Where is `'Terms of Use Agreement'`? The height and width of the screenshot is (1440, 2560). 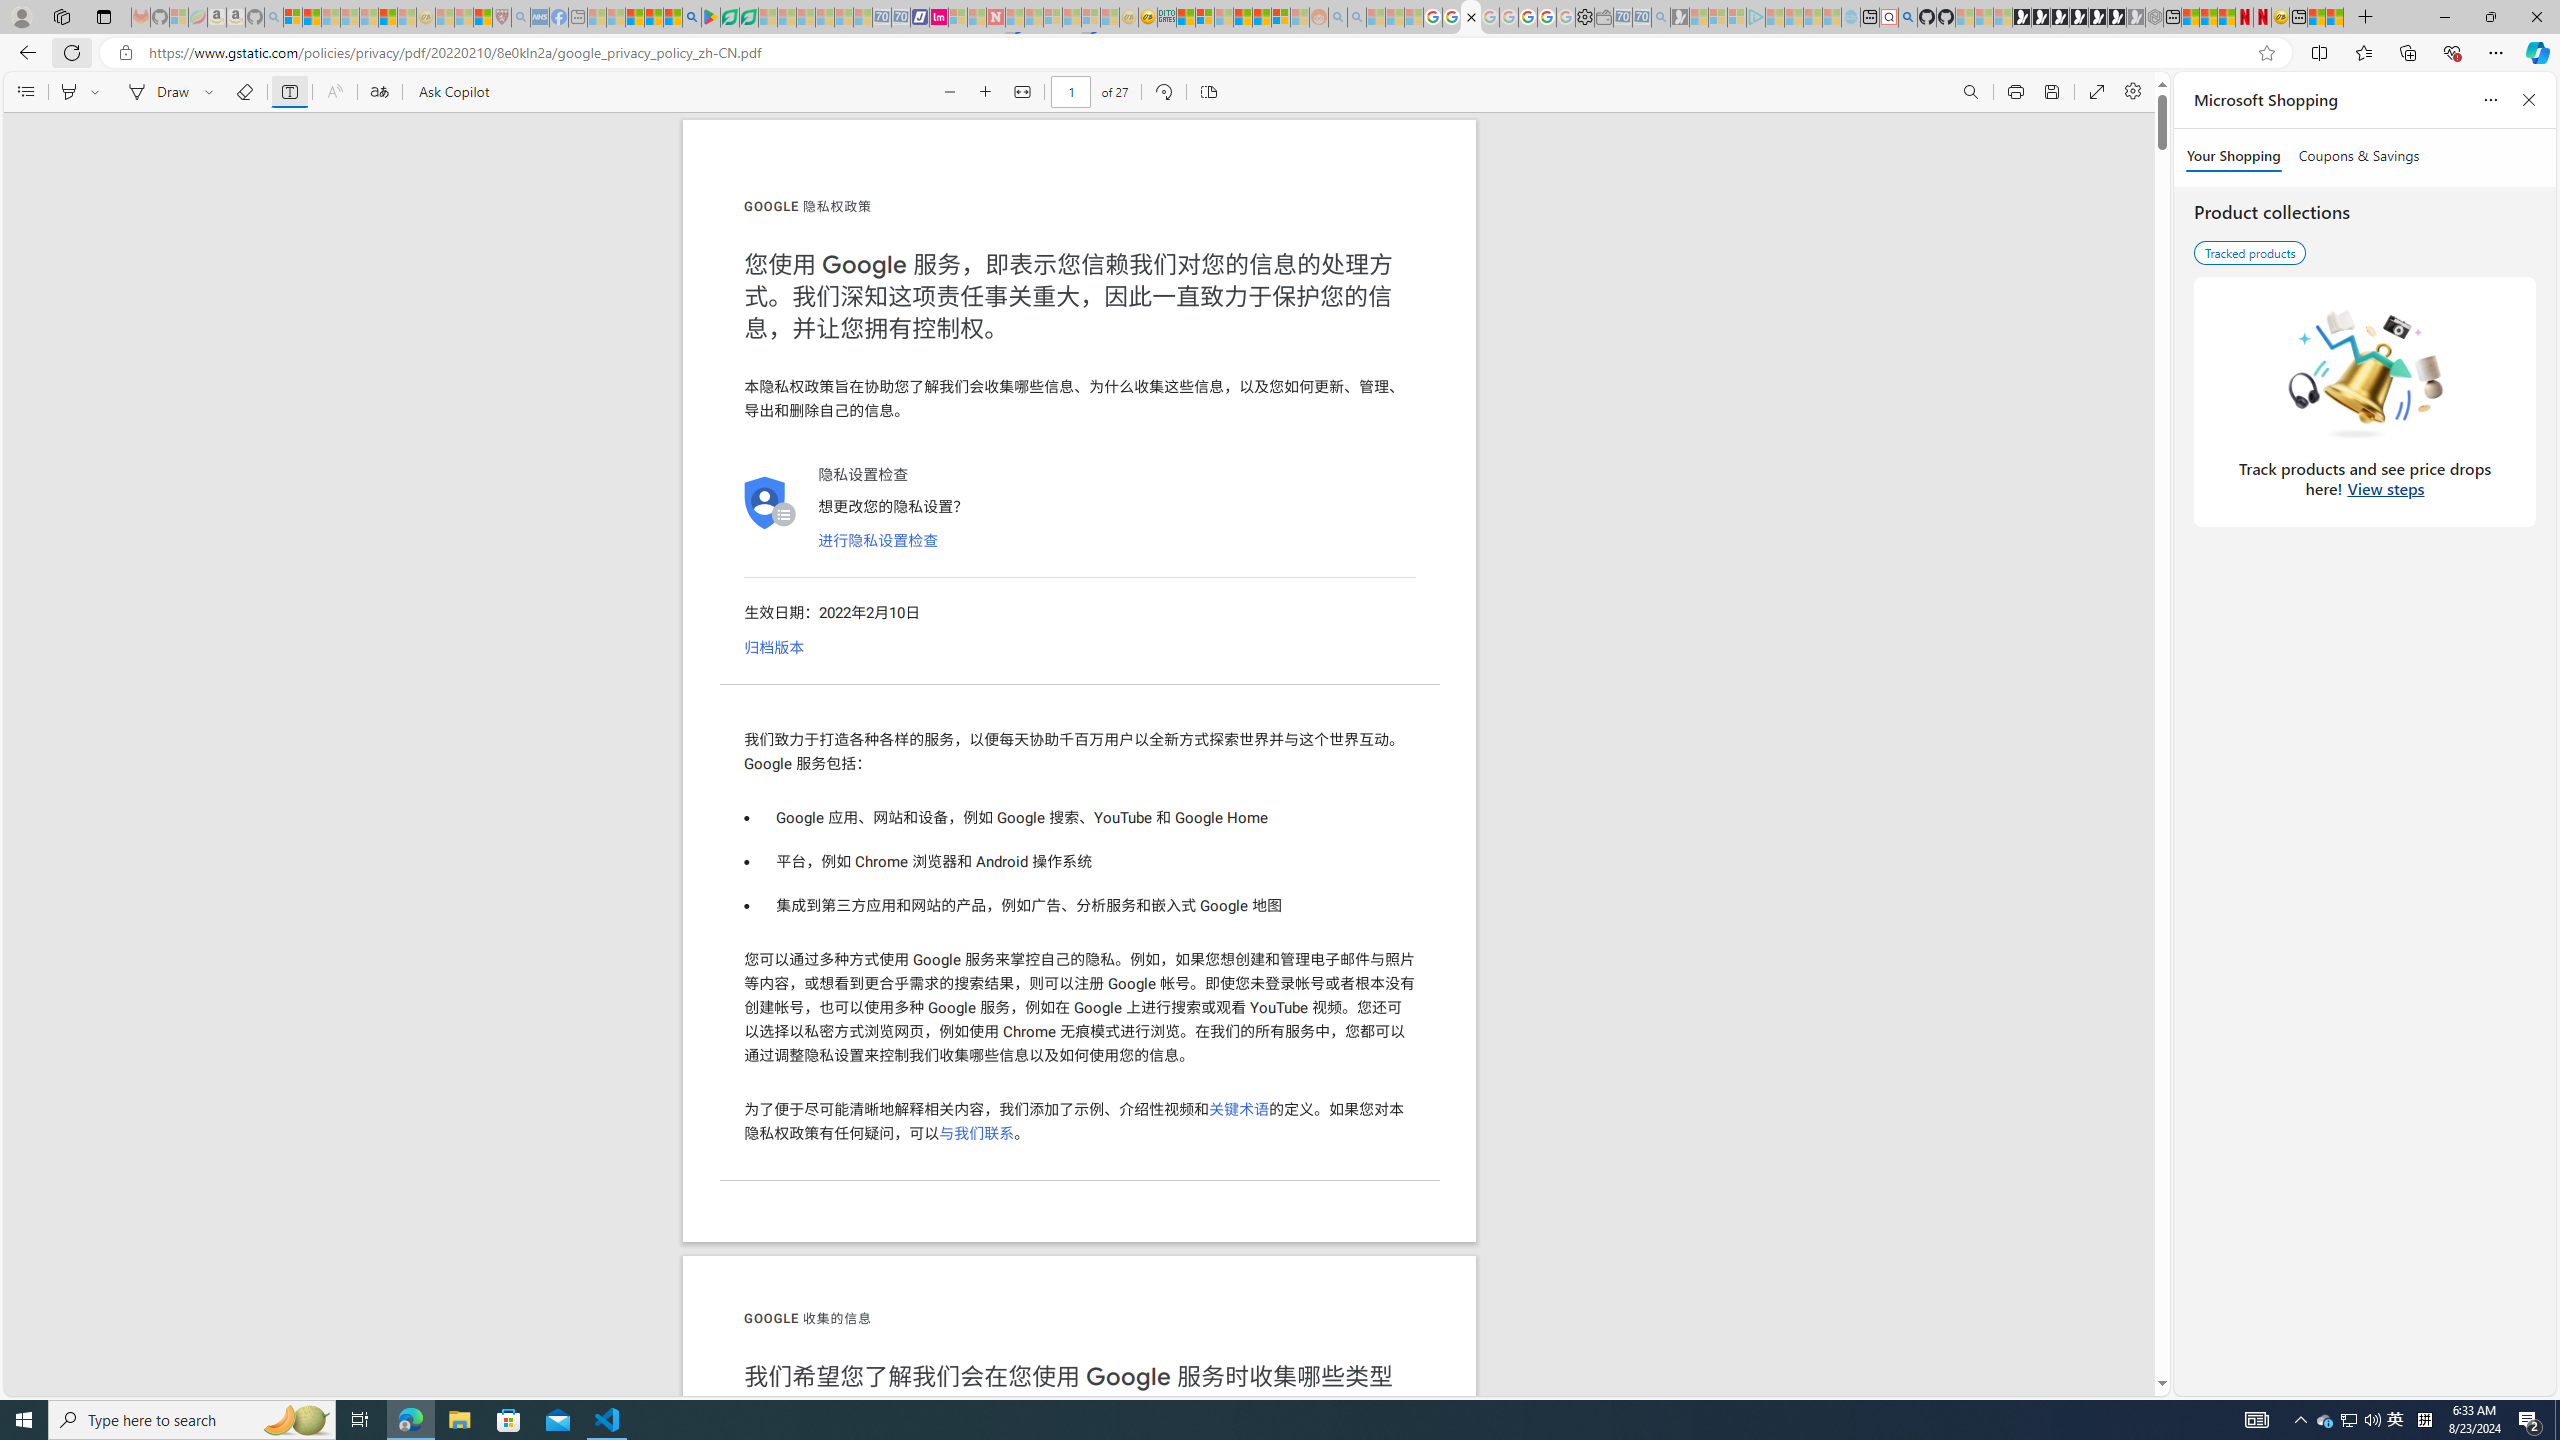 'Terms of Use Agreement' is located at coordinates (729, 16).